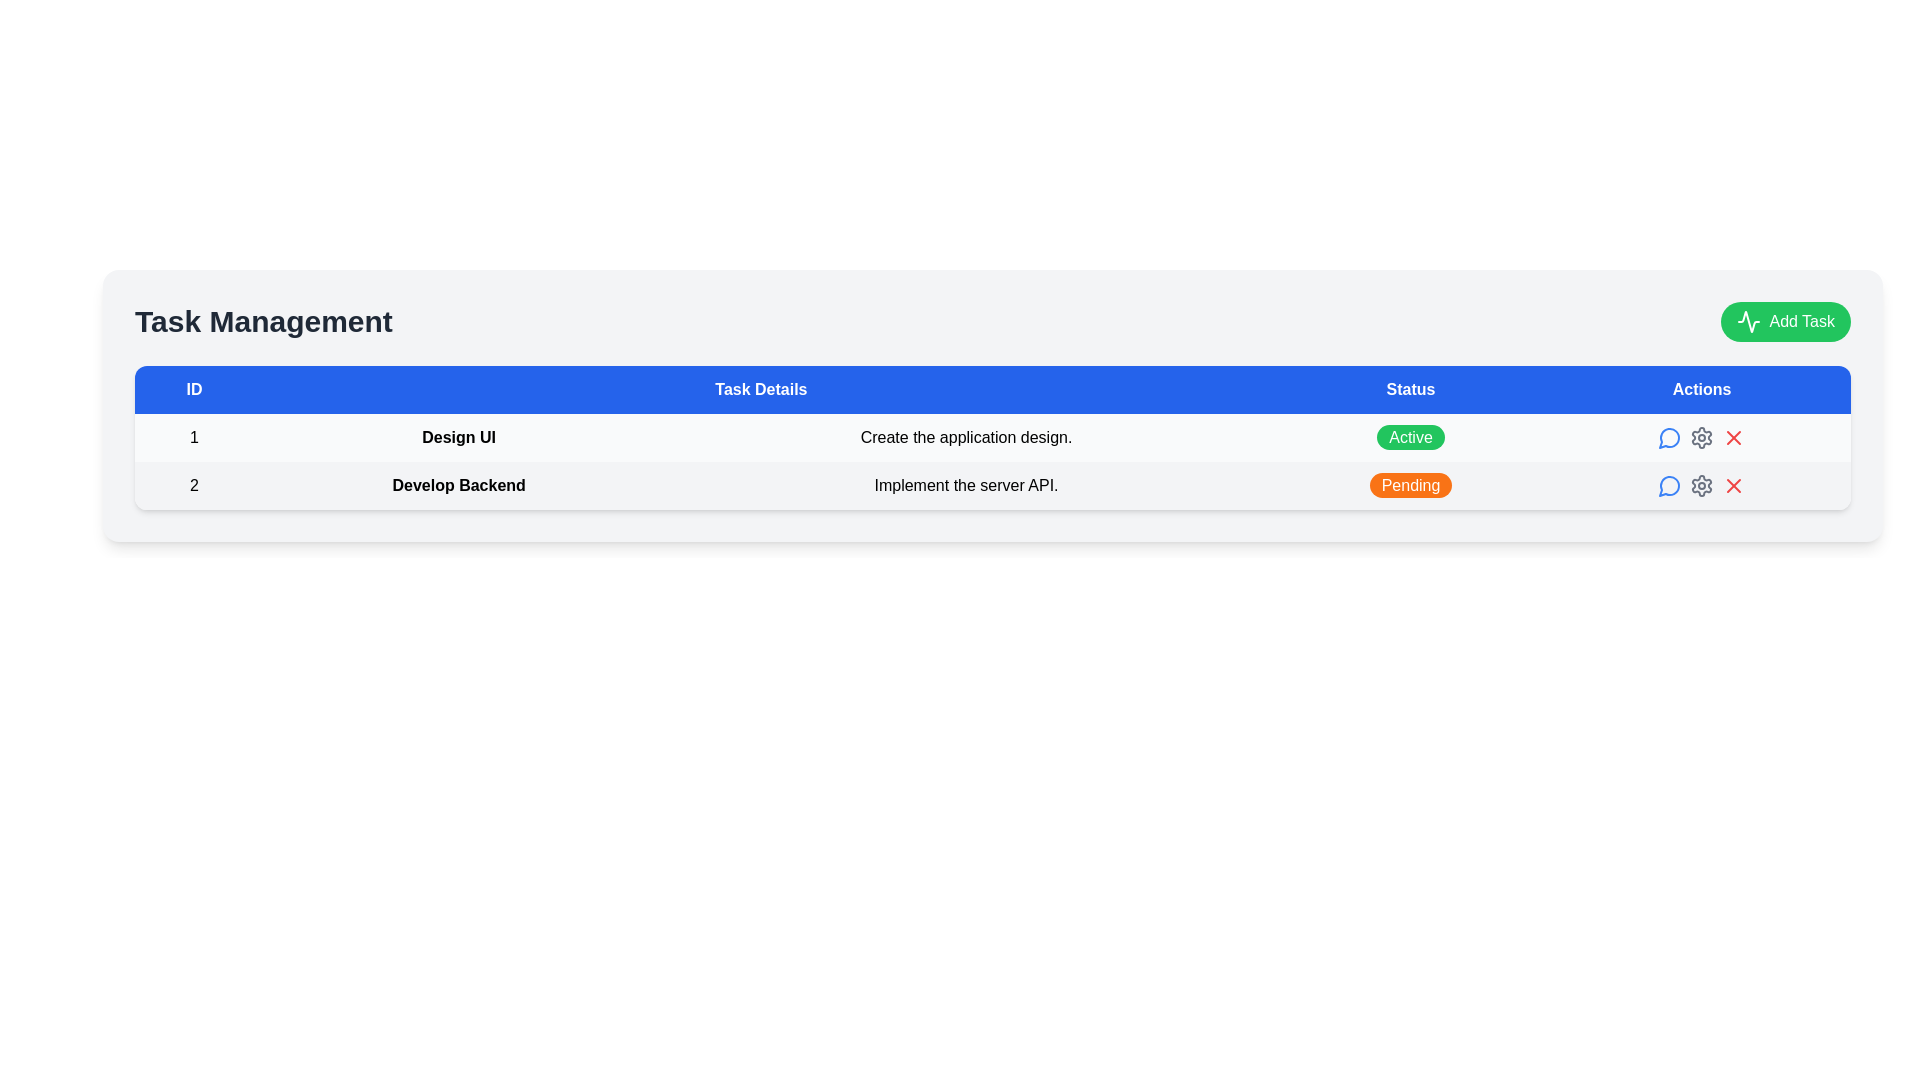 The image size is (1920, 1080). What do you see at coordinates (1732, 437) in the screenshot?
I see `the delete icon in the 'Actions' column of the second row corresponding to the 'Develop Backend' task` at bounding box center [1732, 437].